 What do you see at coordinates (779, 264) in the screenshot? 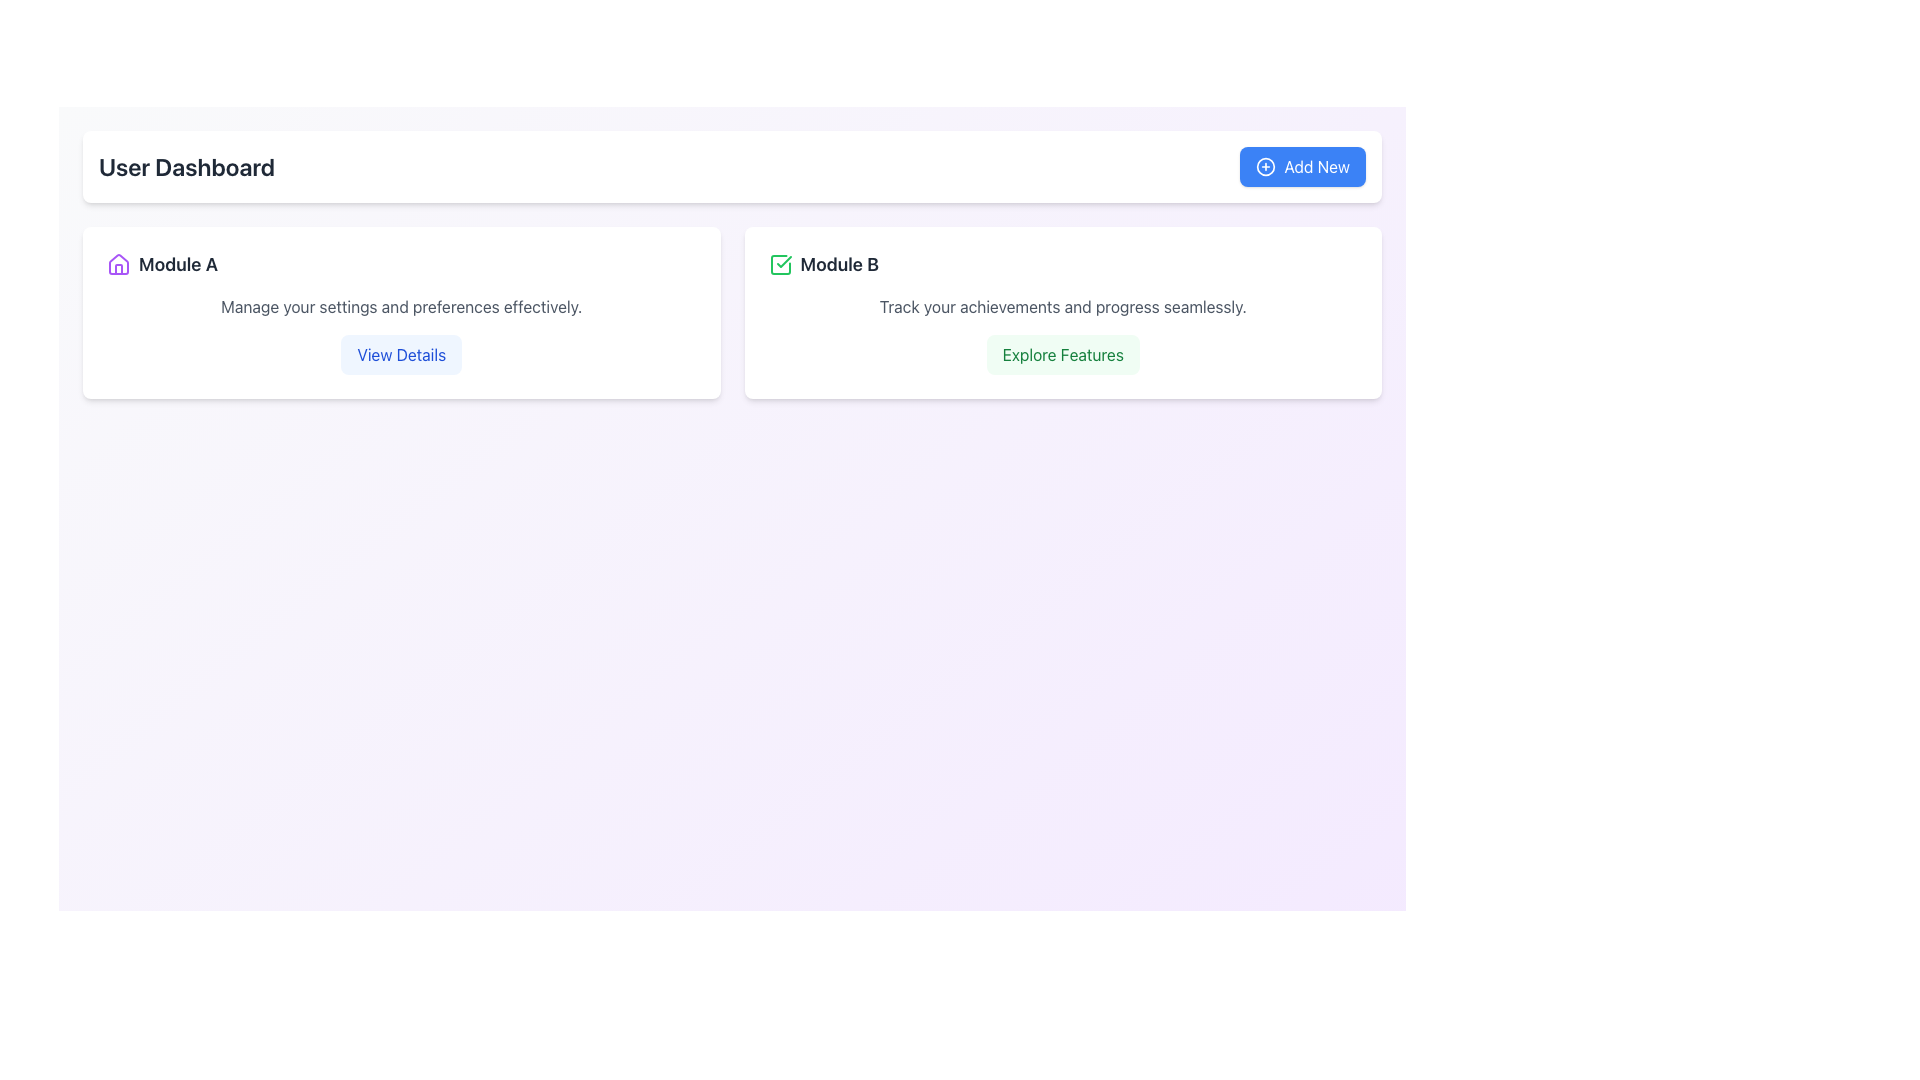
I see `the status icon located in the top-left corner of the 'Module B' card as part of the card's visual content` at bounding box center [779, 264].